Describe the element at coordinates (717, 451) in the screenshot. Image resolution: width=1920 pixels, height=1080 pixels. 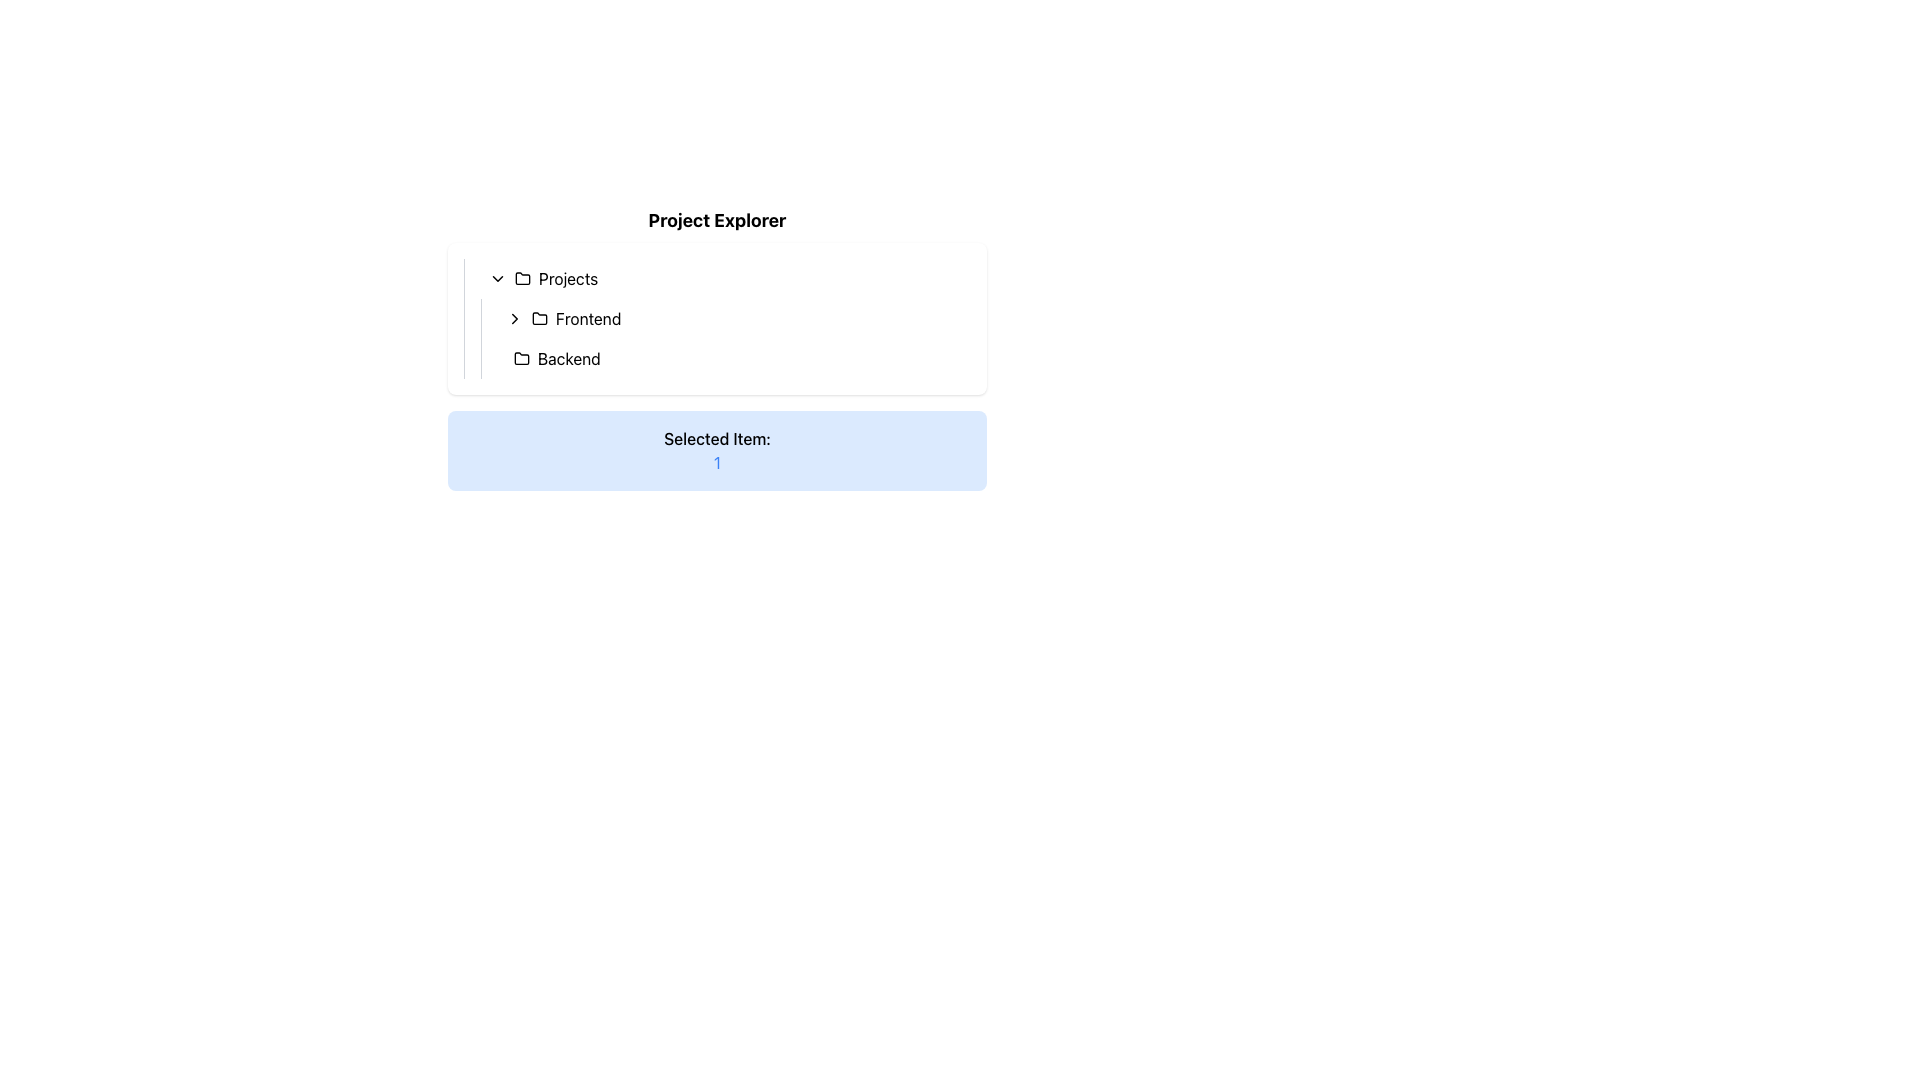
I see `the Informational Label with a light blue background that displays 'Selected Item:' in bold and the number '1' underneath` at that location.